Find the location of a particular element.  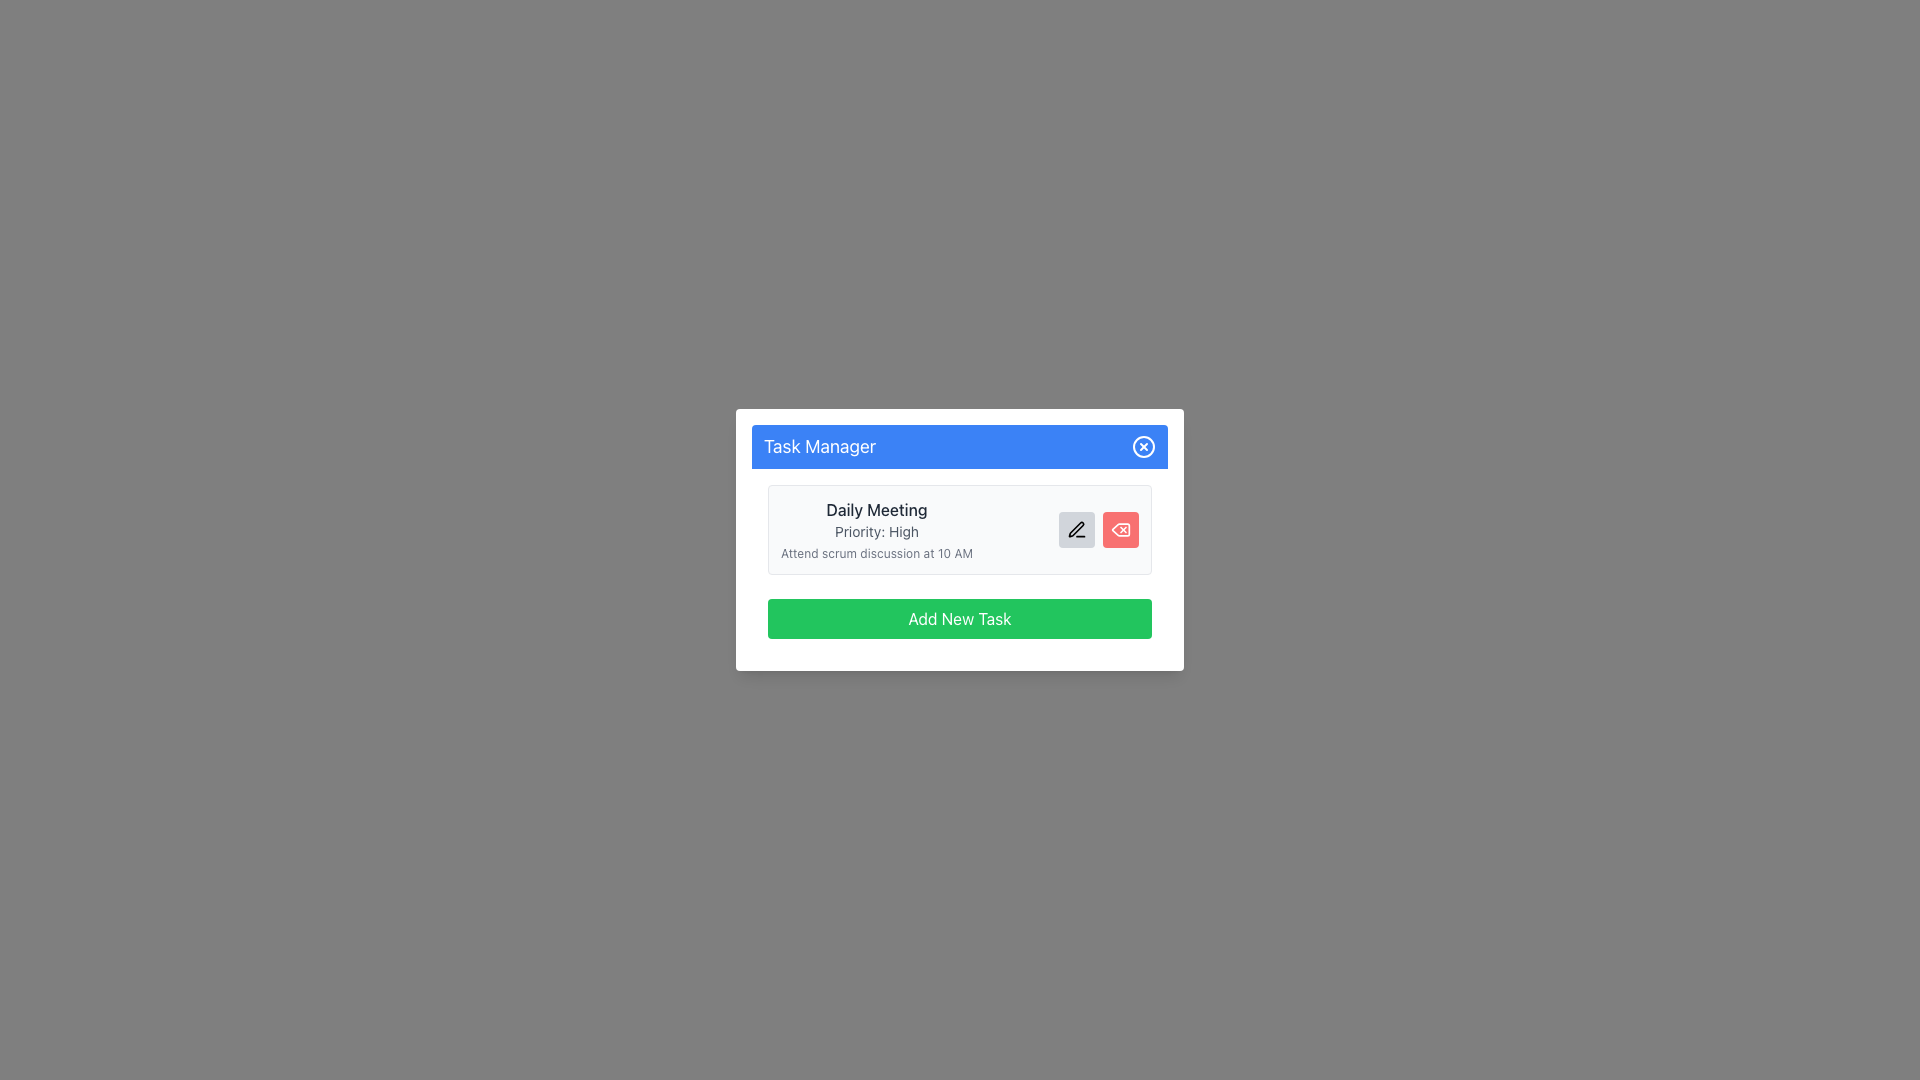

the Text Label element that serves as the title of the Task Manager interface, located on the left side of the top bar of the modal is located at coordinates (820, 446).